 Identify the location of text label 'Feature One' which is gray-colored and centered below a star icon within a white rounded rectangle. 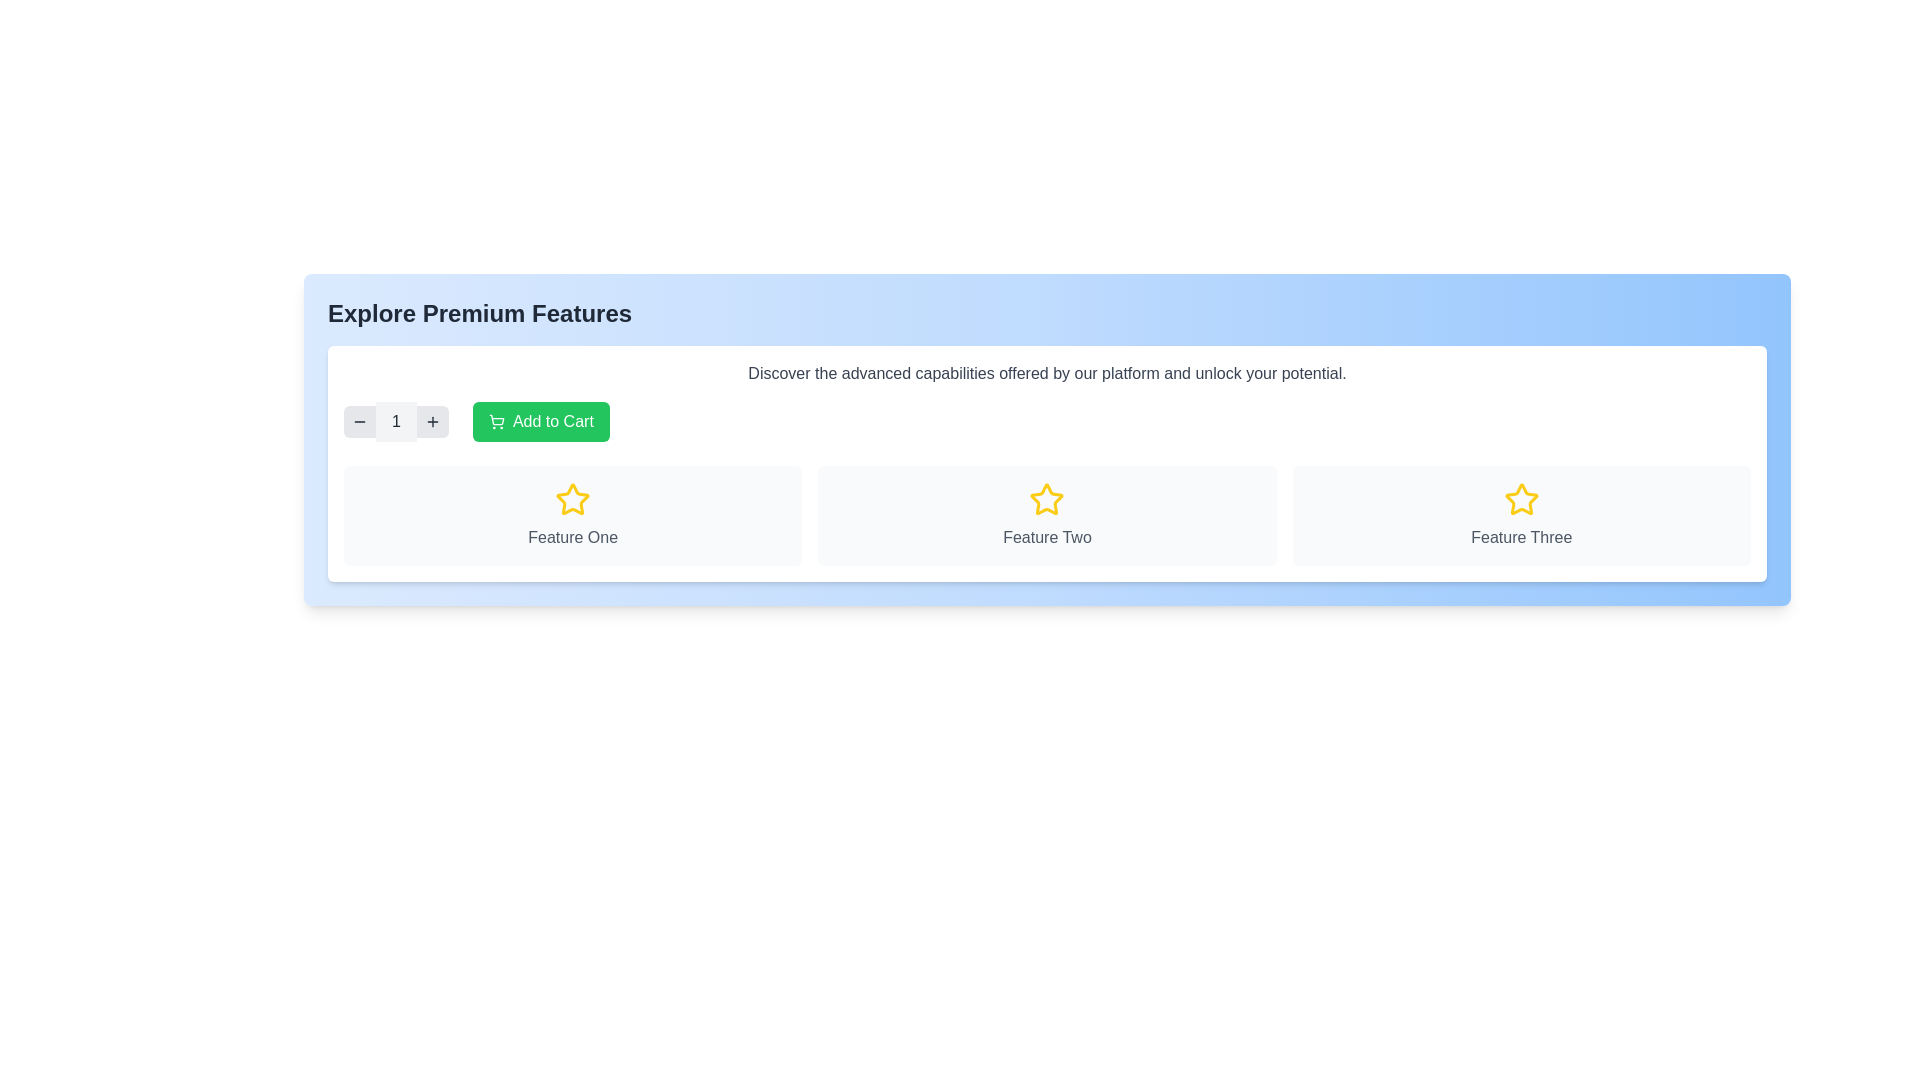
(572, 536).